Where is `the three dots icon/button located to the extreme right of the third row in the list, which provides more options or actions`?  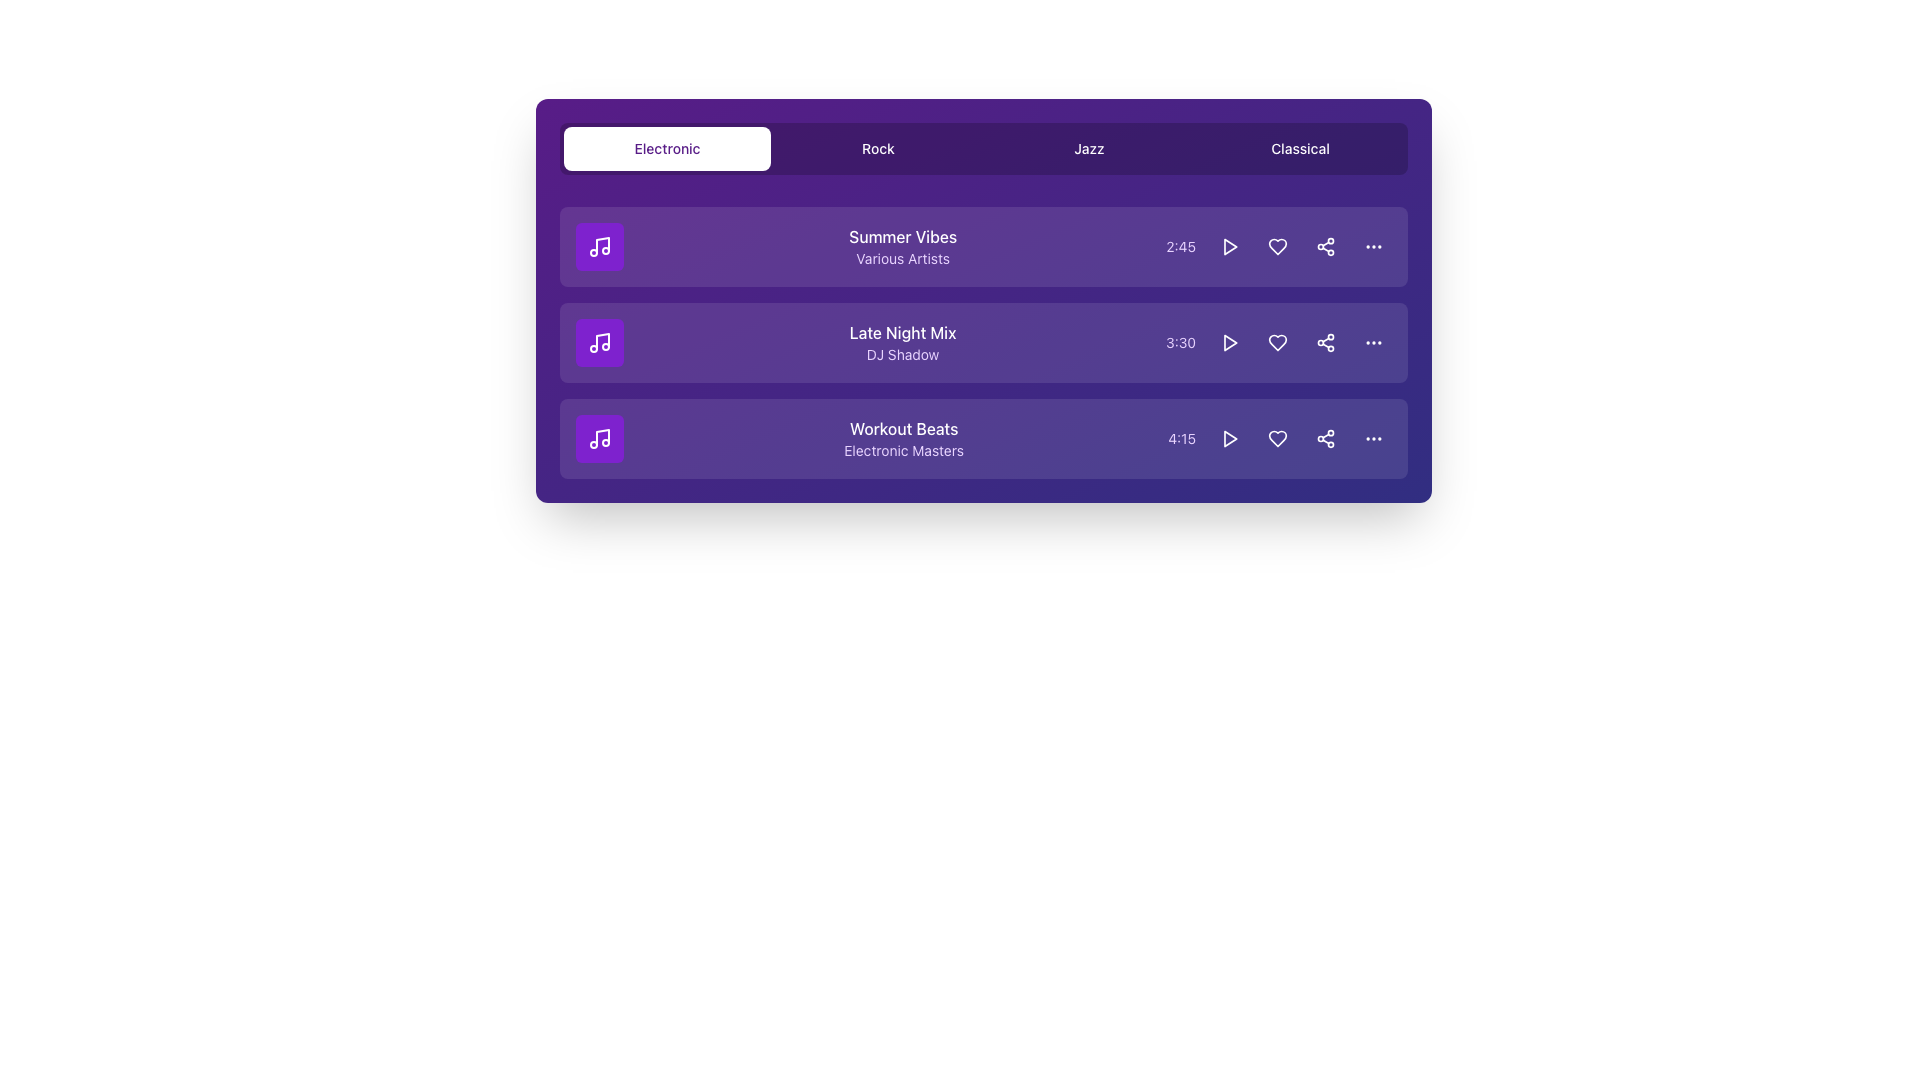
the three dots icon/button located to the extreme right of the third row in the list, which provides more options or actions is located at coordinates (1372, 438).